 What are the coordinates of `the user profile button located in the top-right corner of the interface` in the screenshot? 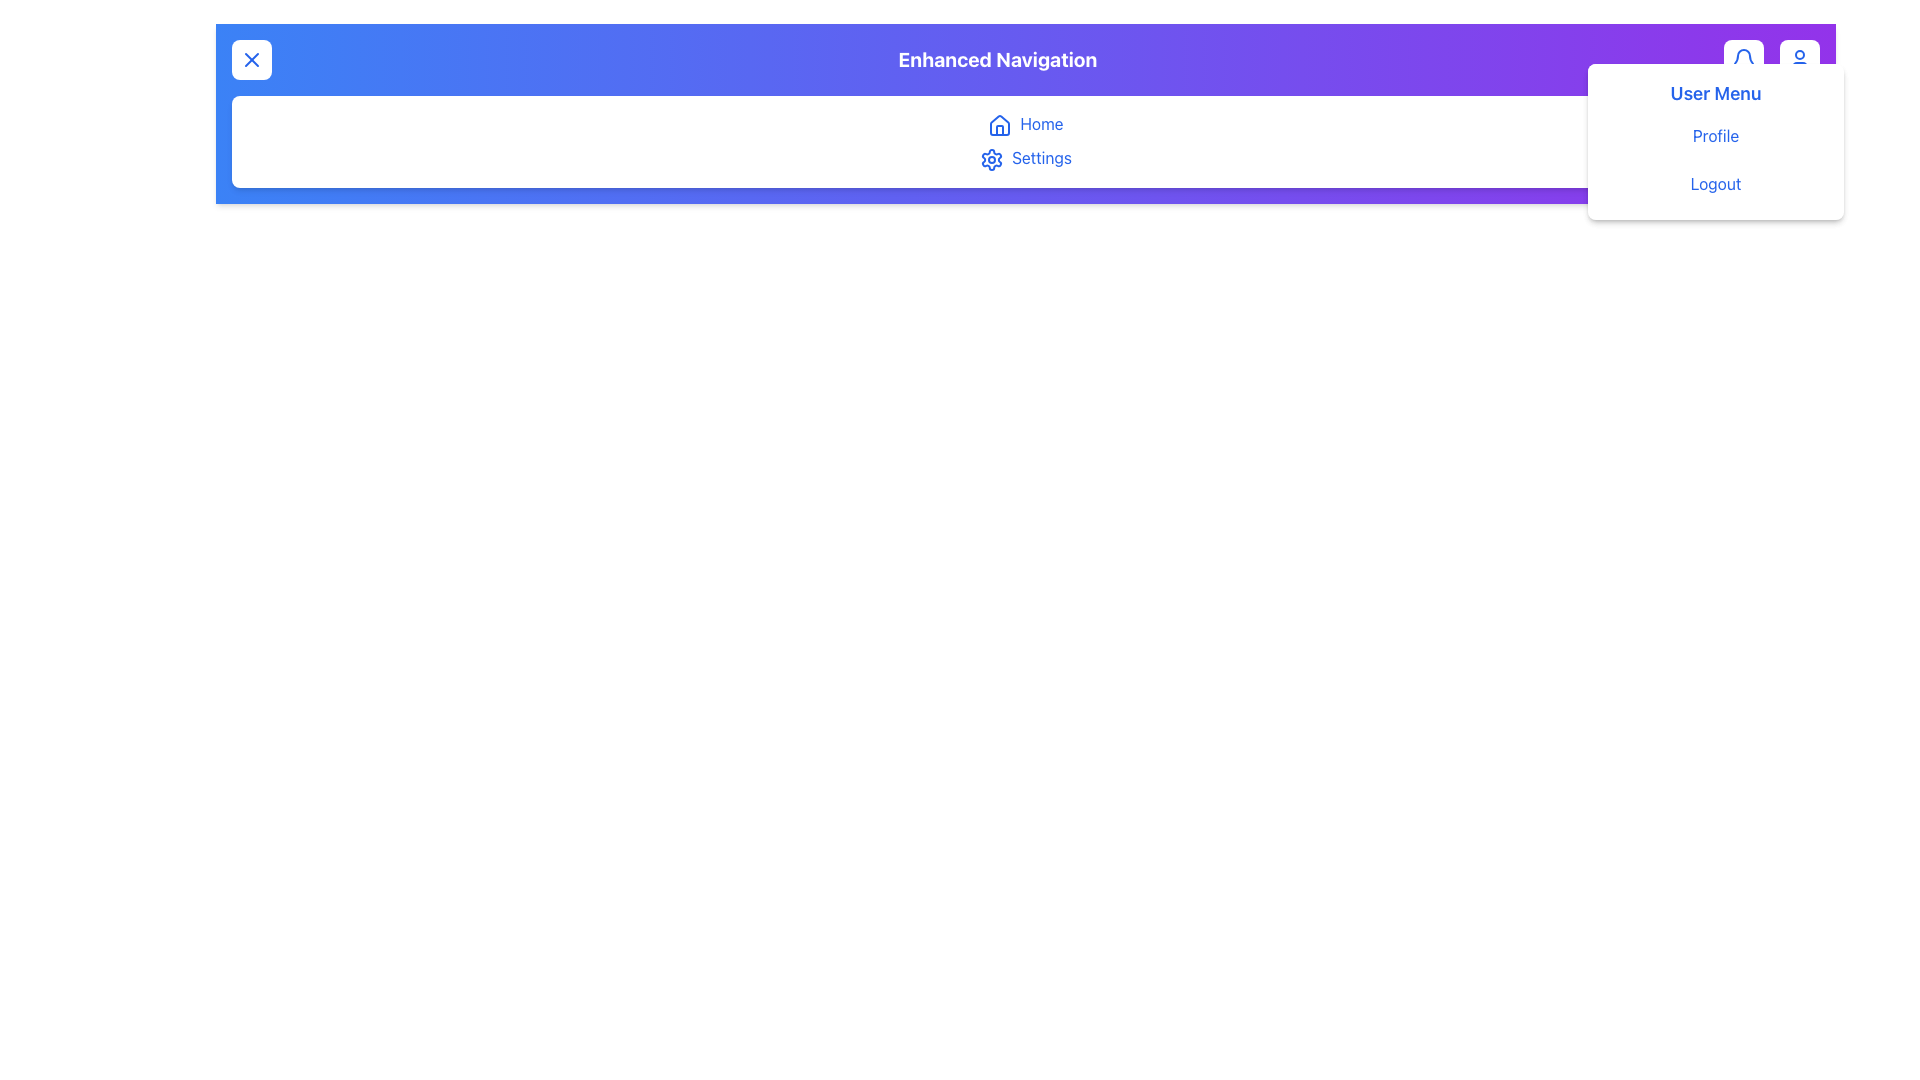 It's located at (1799, 59).